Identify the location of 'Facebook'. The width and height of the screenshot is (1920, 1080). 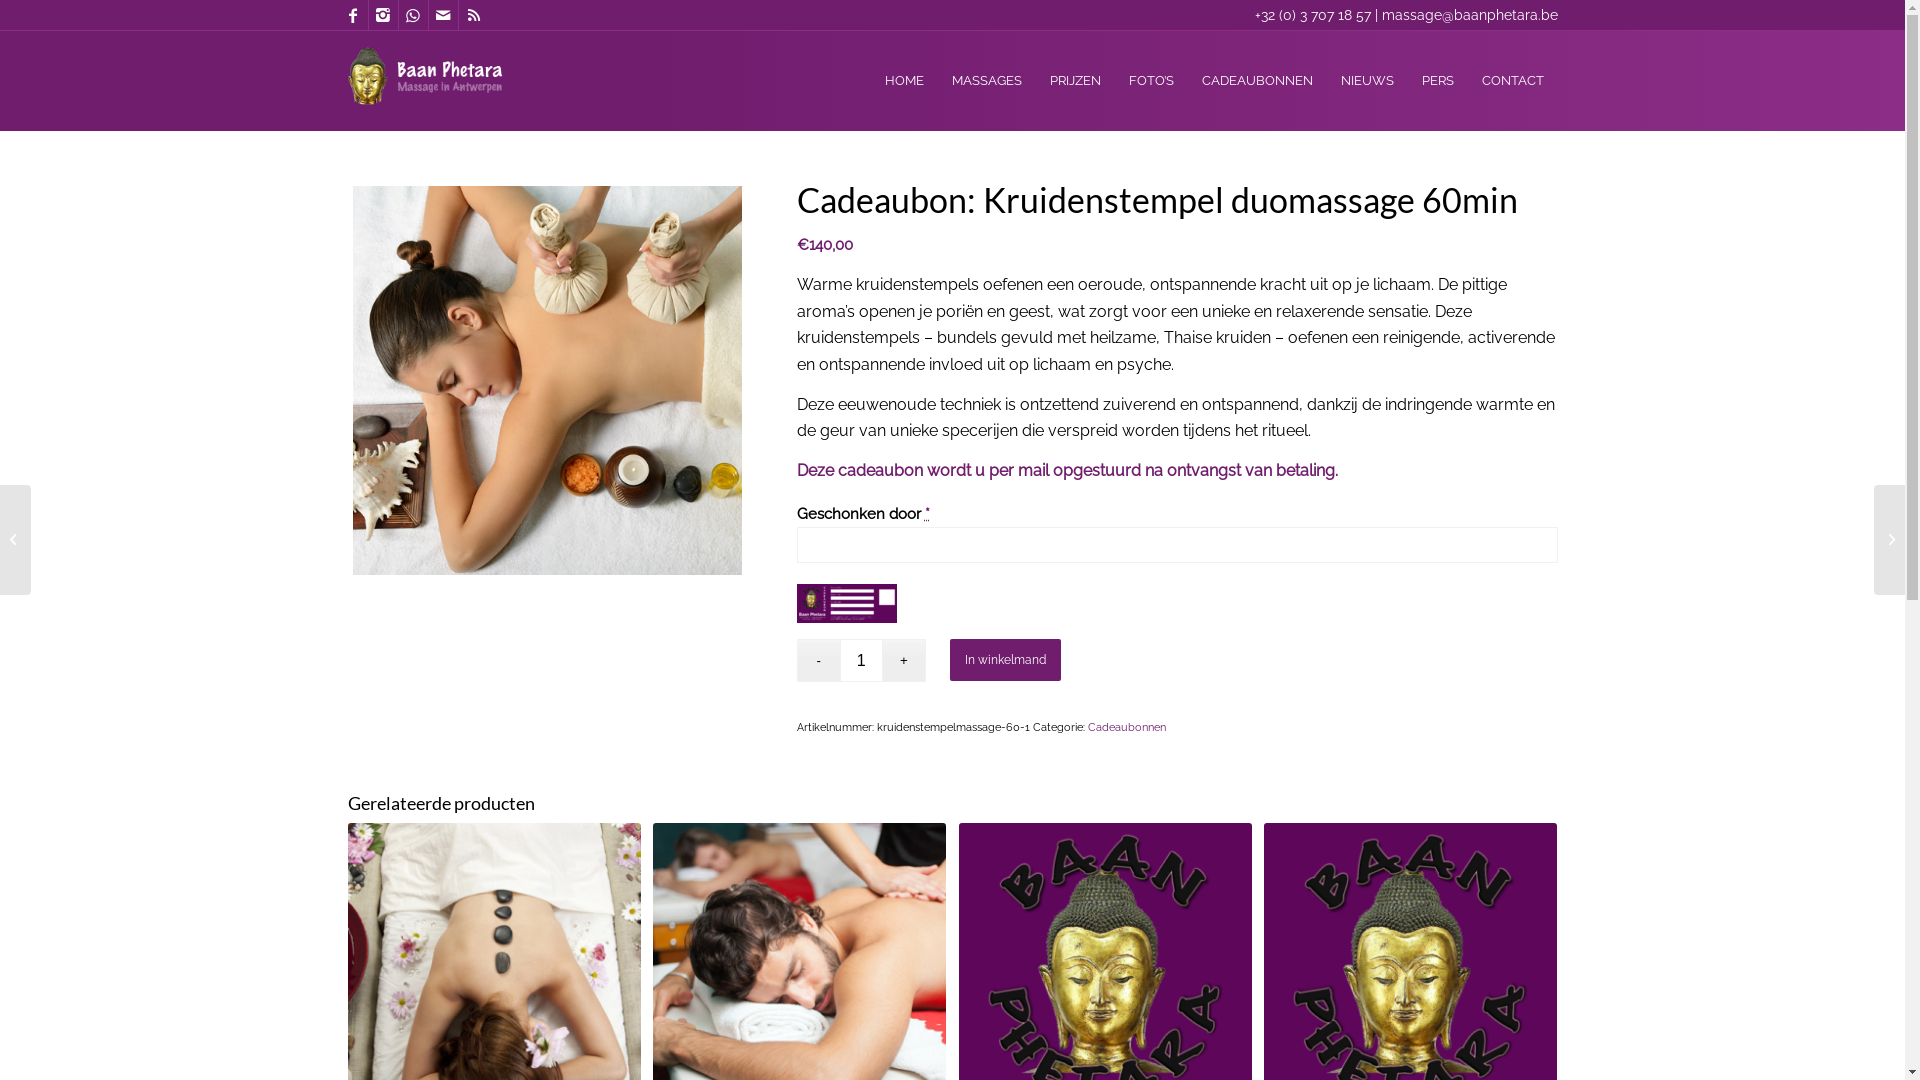
(352, 15).